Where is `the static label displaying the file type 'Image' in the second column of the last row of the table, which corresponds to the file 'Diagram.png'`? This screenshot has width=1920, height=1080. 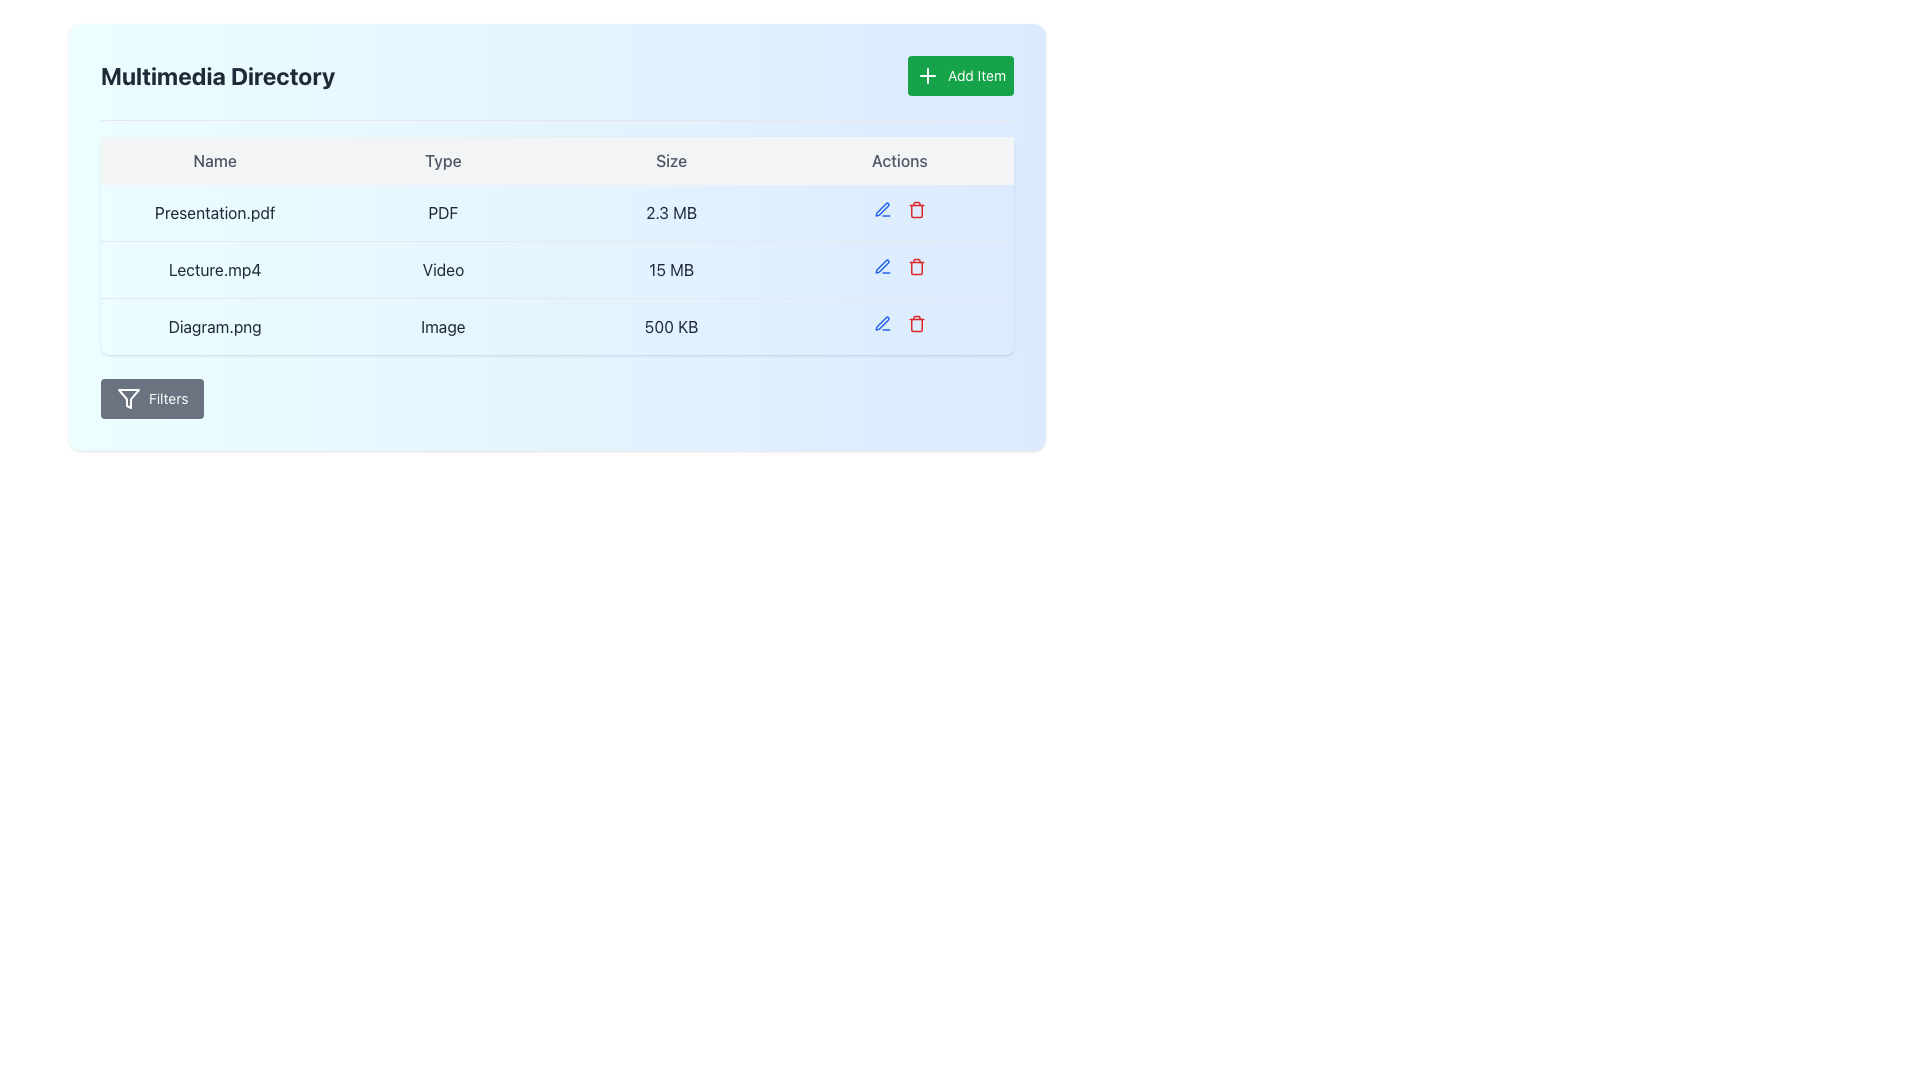 the static label displaying the file type 'Image' in the second column of the last row of the table, which corresponds to the file 'Diagram.png' is located at coordinates (442, 325).